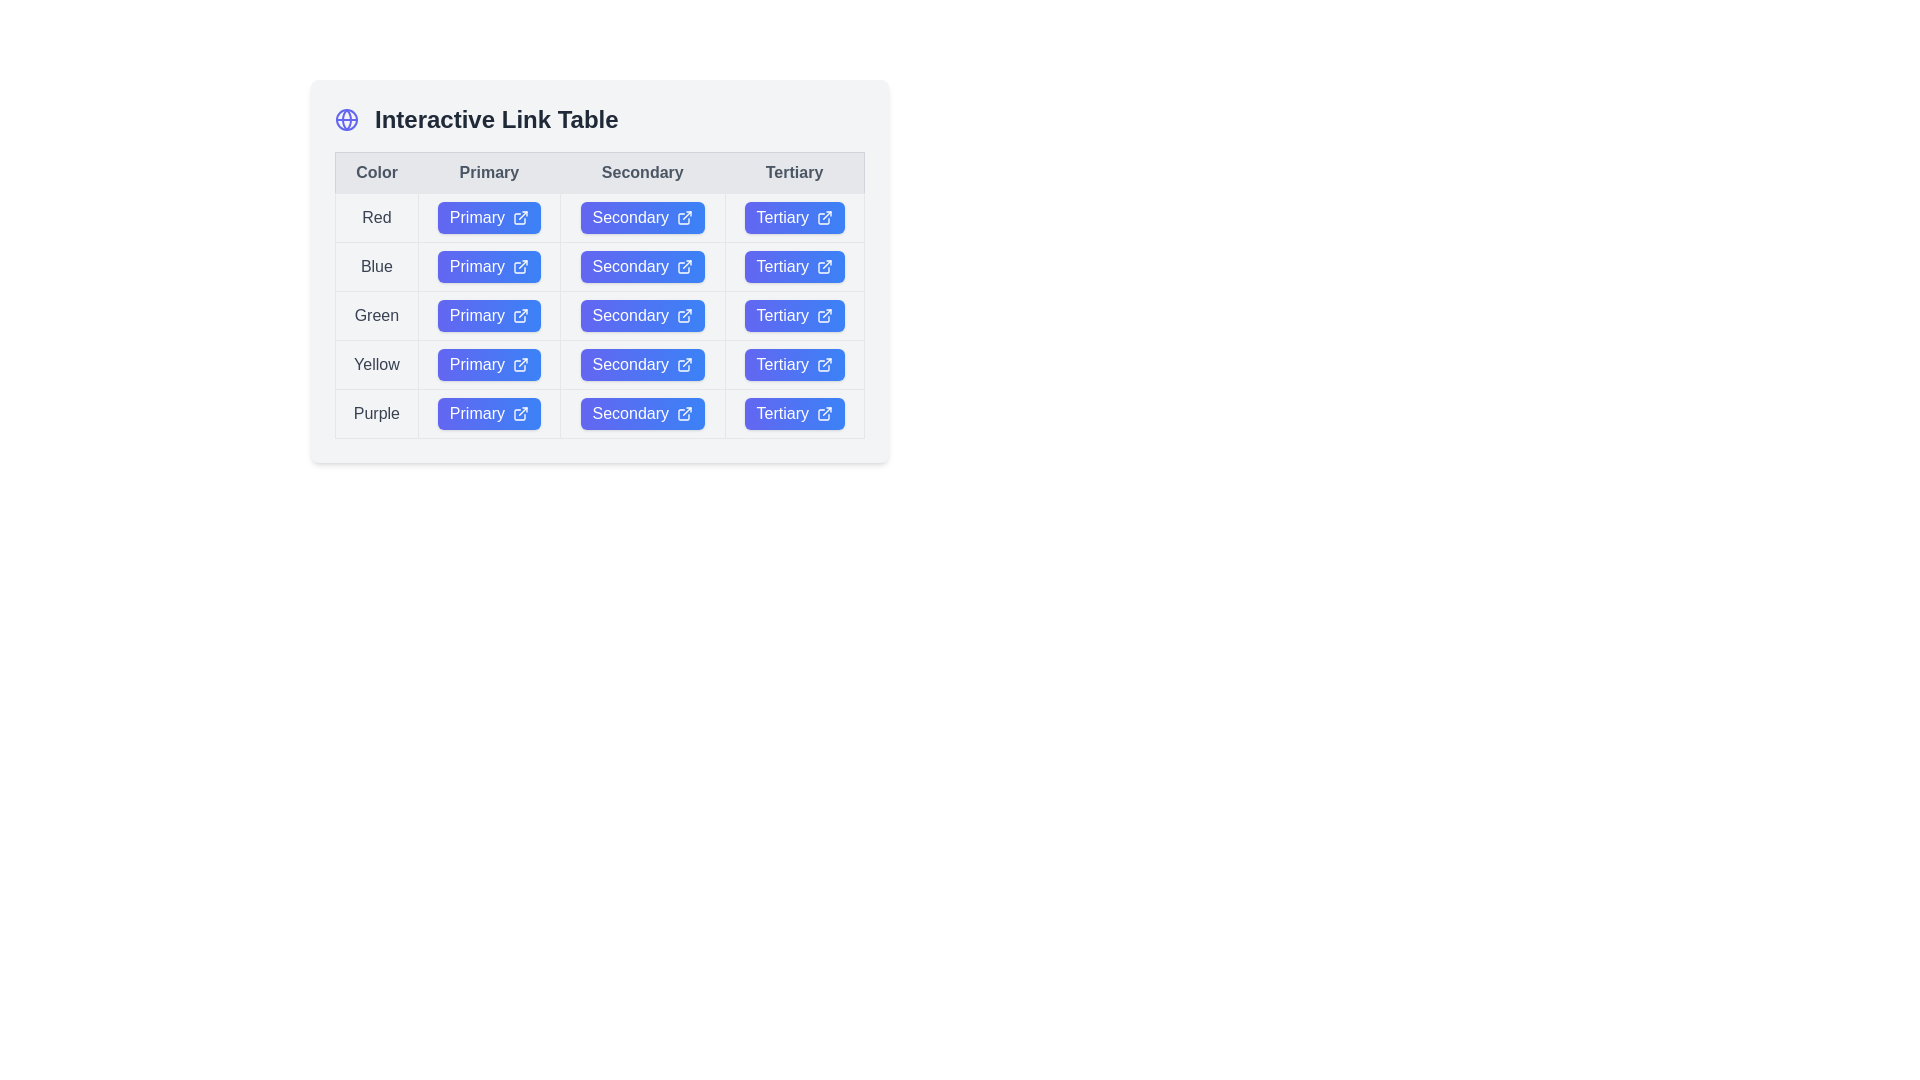  I want to click on the external link icon, which is a simplistic stroke-only outline with an outward-pointing arrow, located immediately to the right of the text 'Secondary' within the gradient-styled button in the 'Purple' row and 'Secondary' column of the 'Interactive Link Table', so click(685, 412).